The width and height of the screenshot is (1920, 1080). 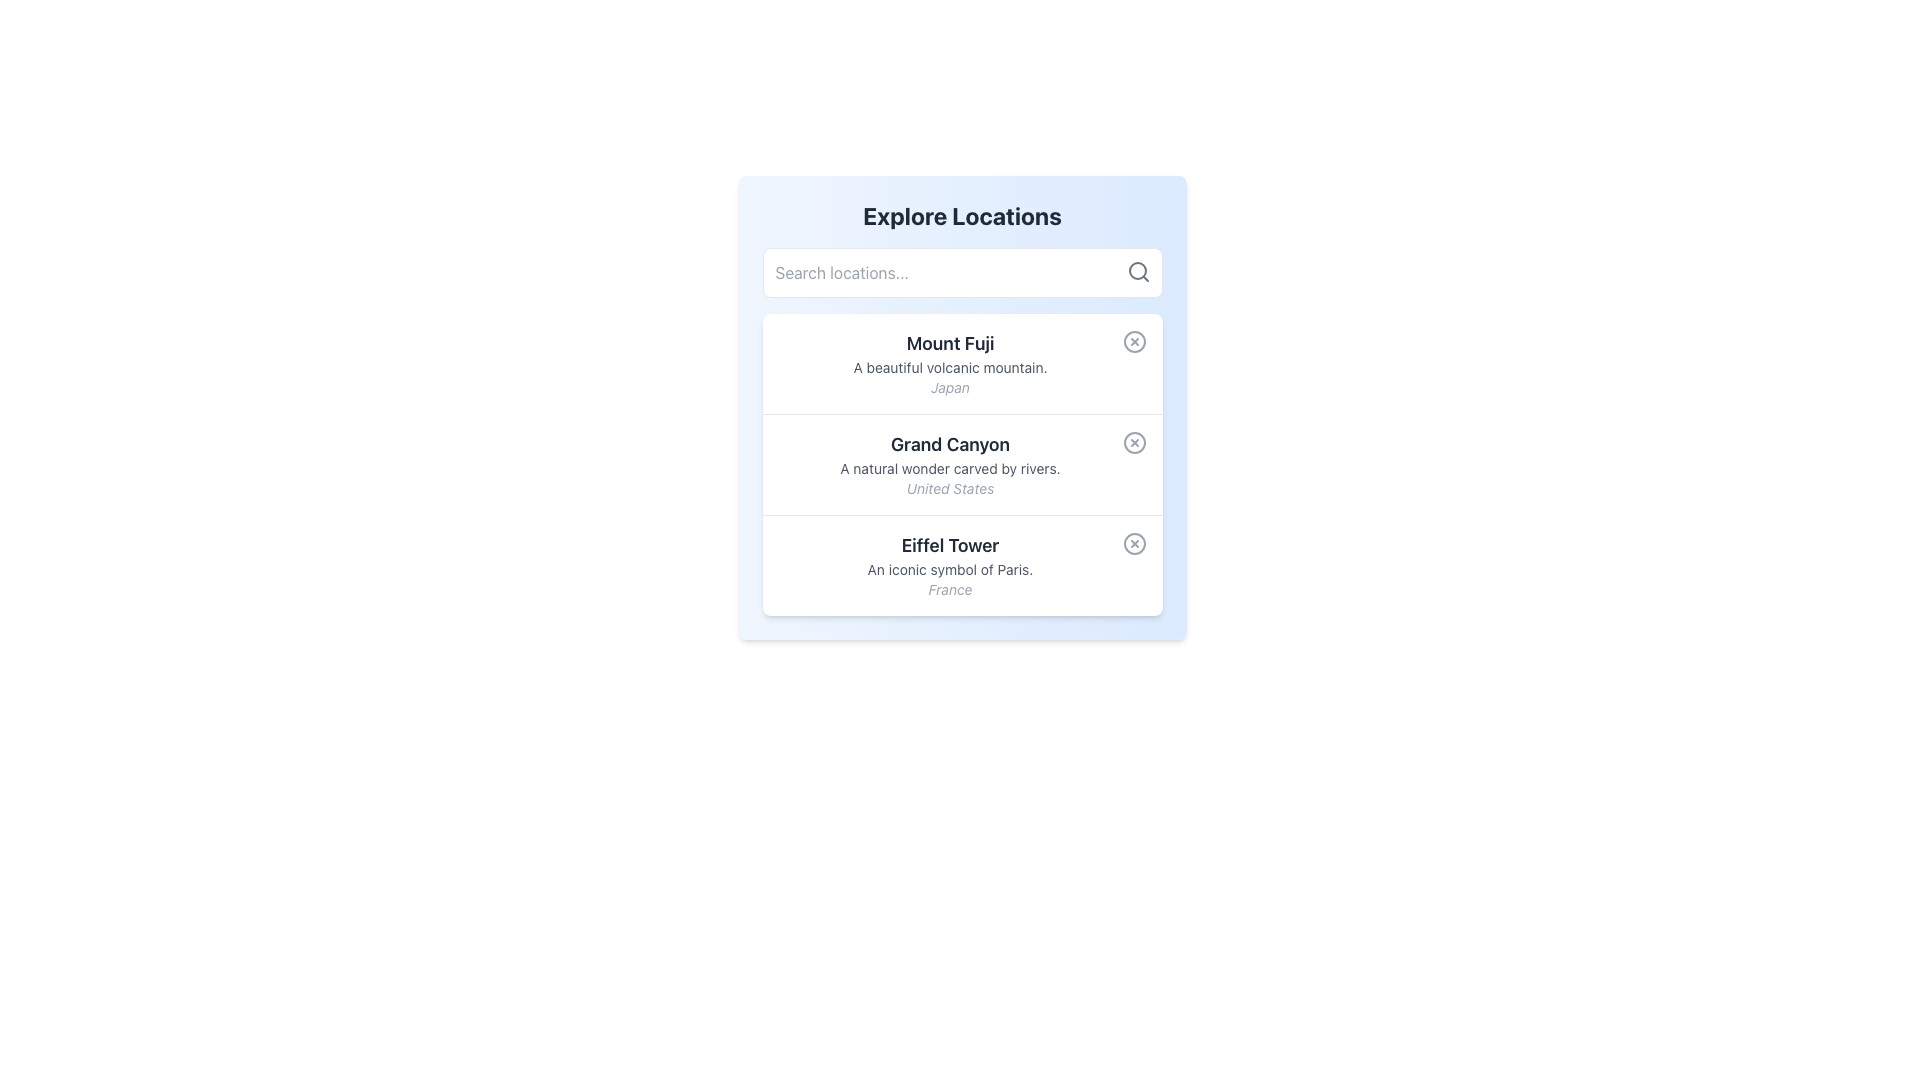 What do you see at coordinates (1134, 543) in the screenshot?
I see `the circular SVG element with a gray border, located on the far right of the 'Eiffel Tower' list item` at bounding box center [1134, 543].